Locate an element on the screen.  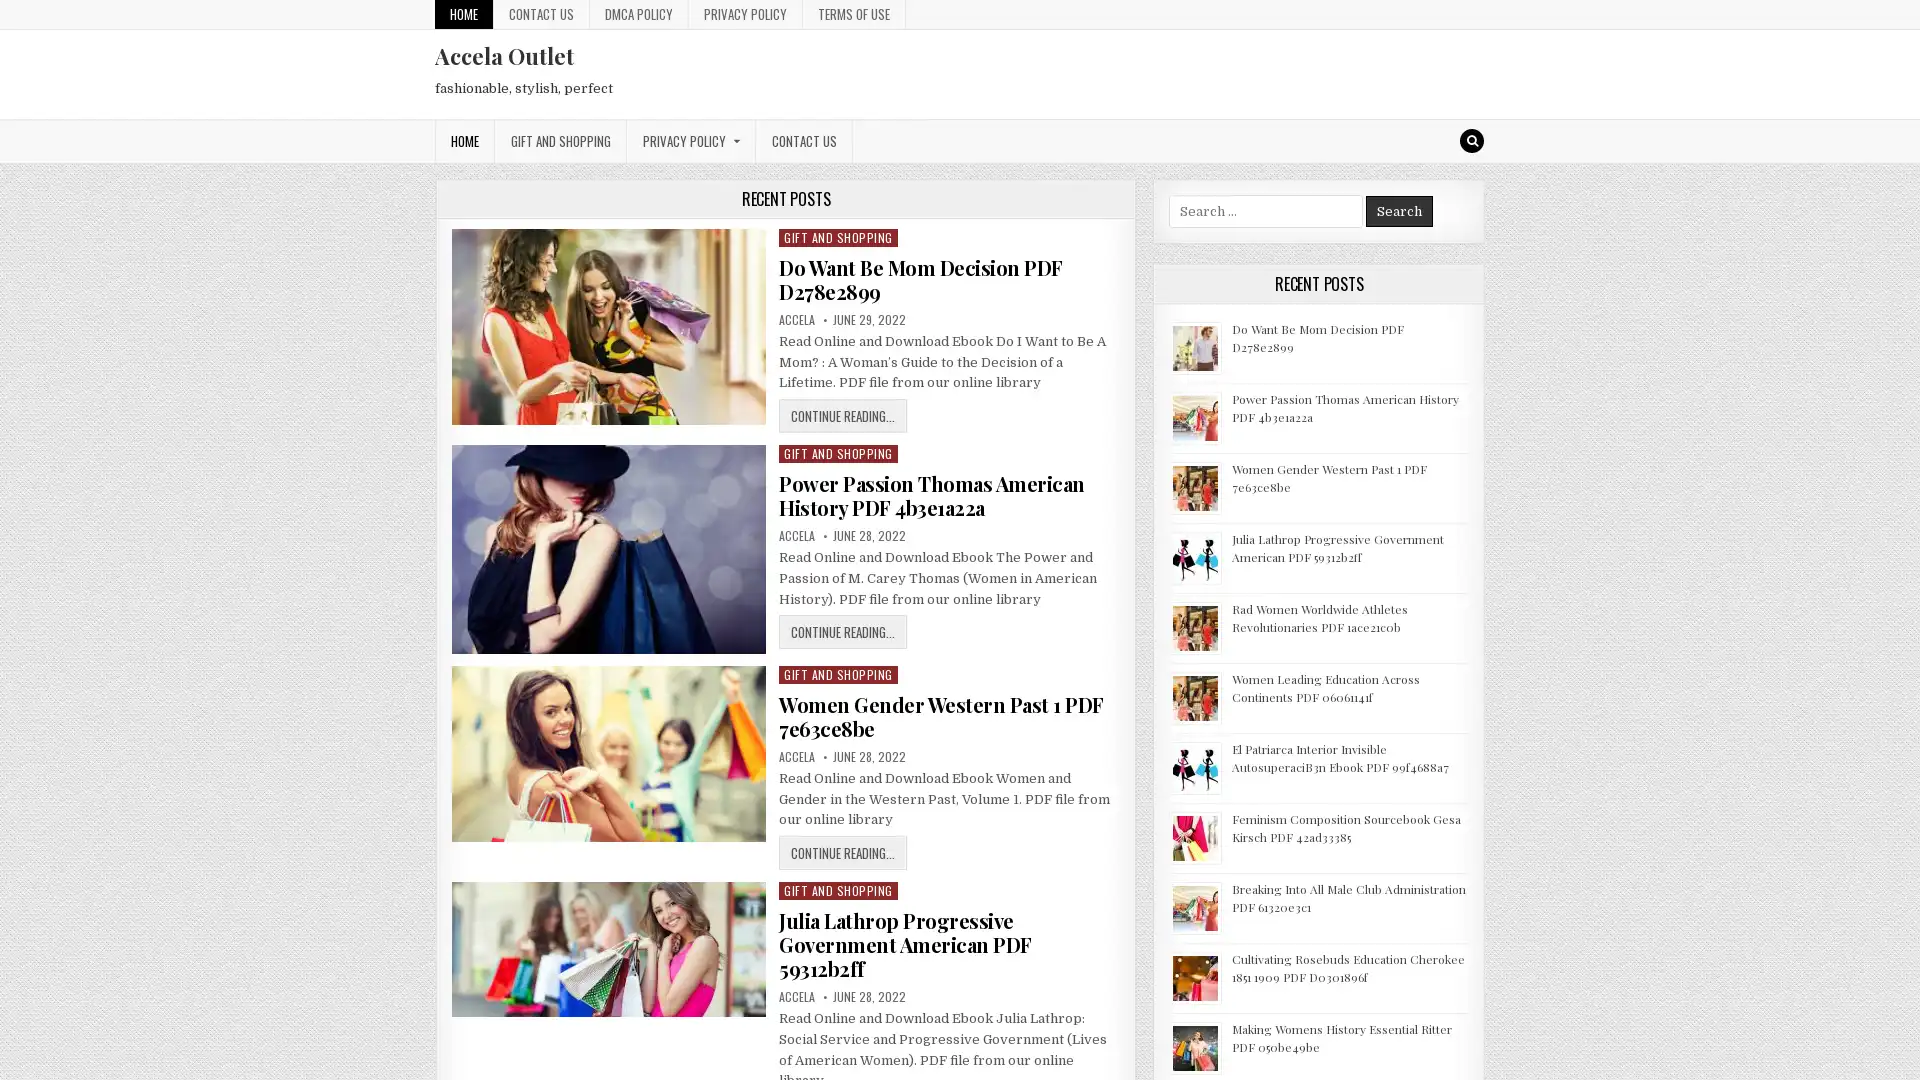
Search is located at coordinates (1398, 211).